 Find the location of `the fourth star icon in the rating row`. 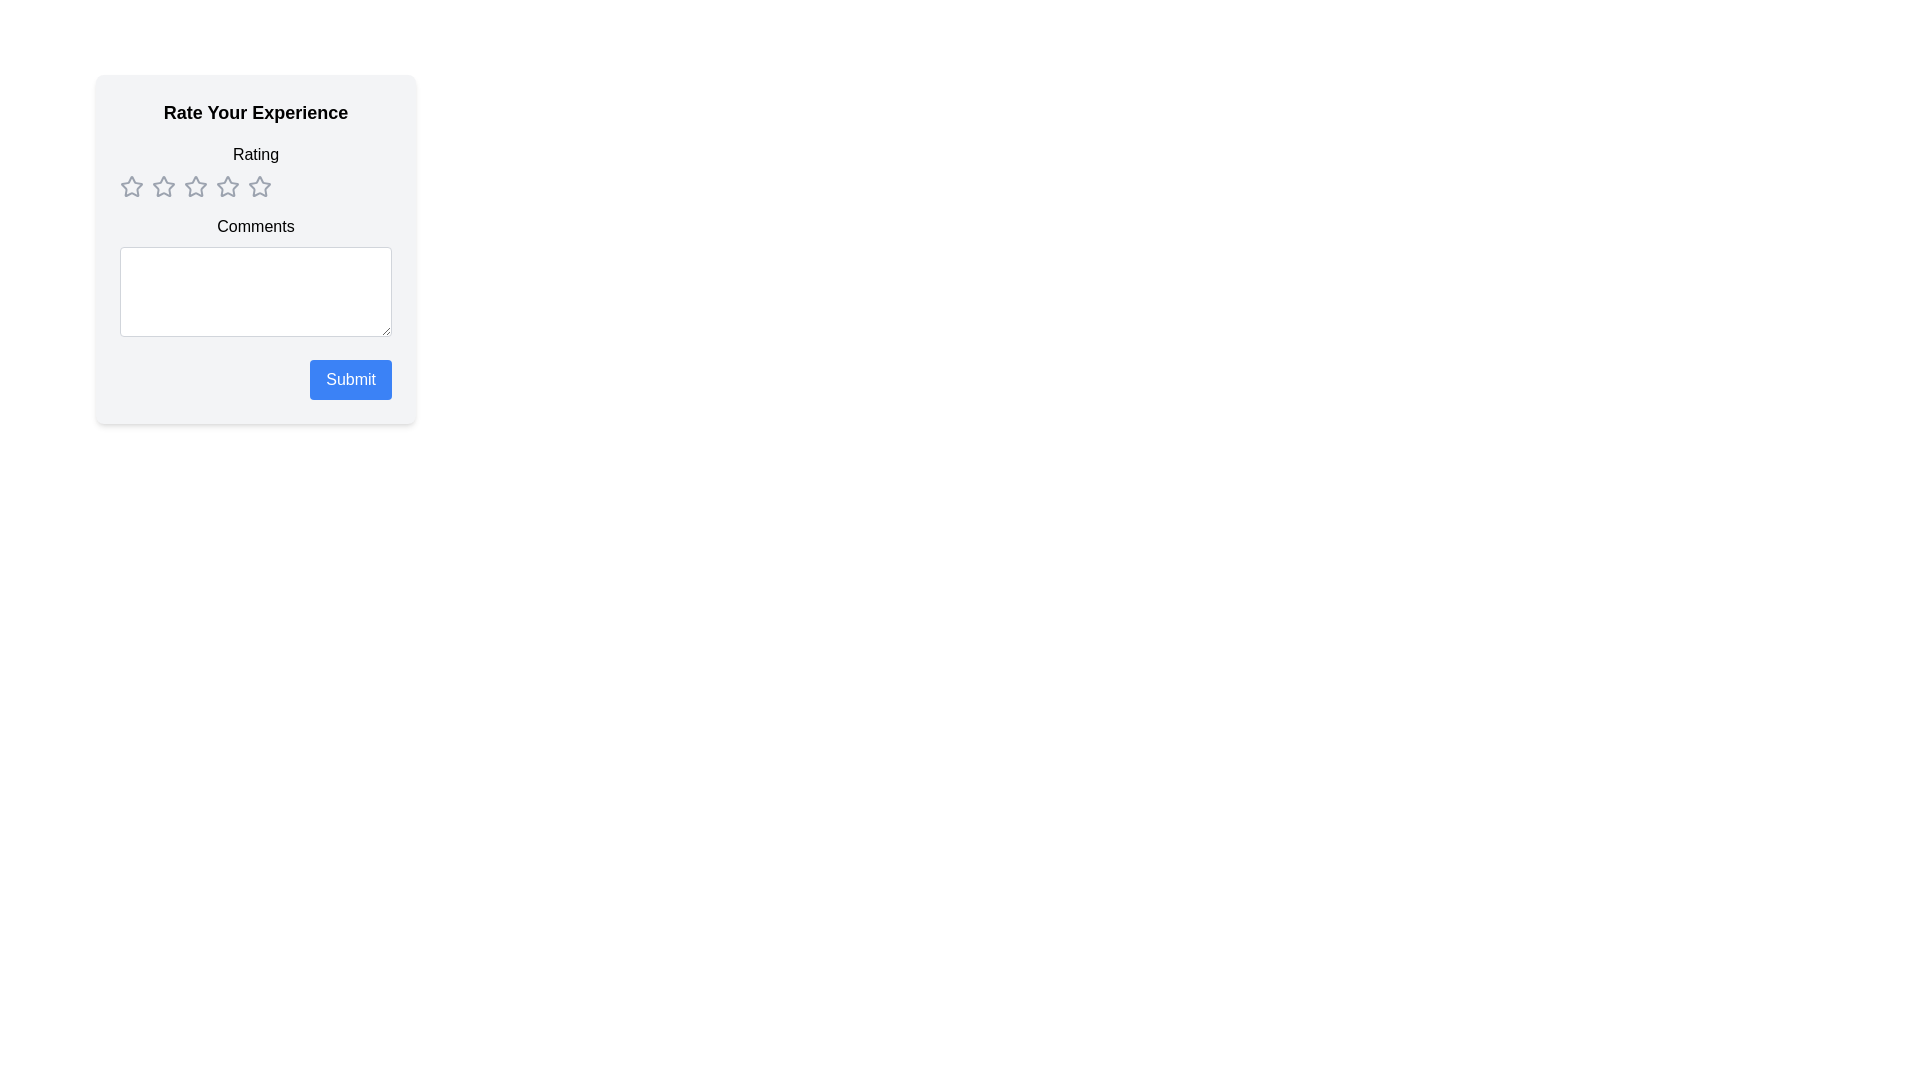

the fourth star icon in the rating row is located at coordinates (258, 186).